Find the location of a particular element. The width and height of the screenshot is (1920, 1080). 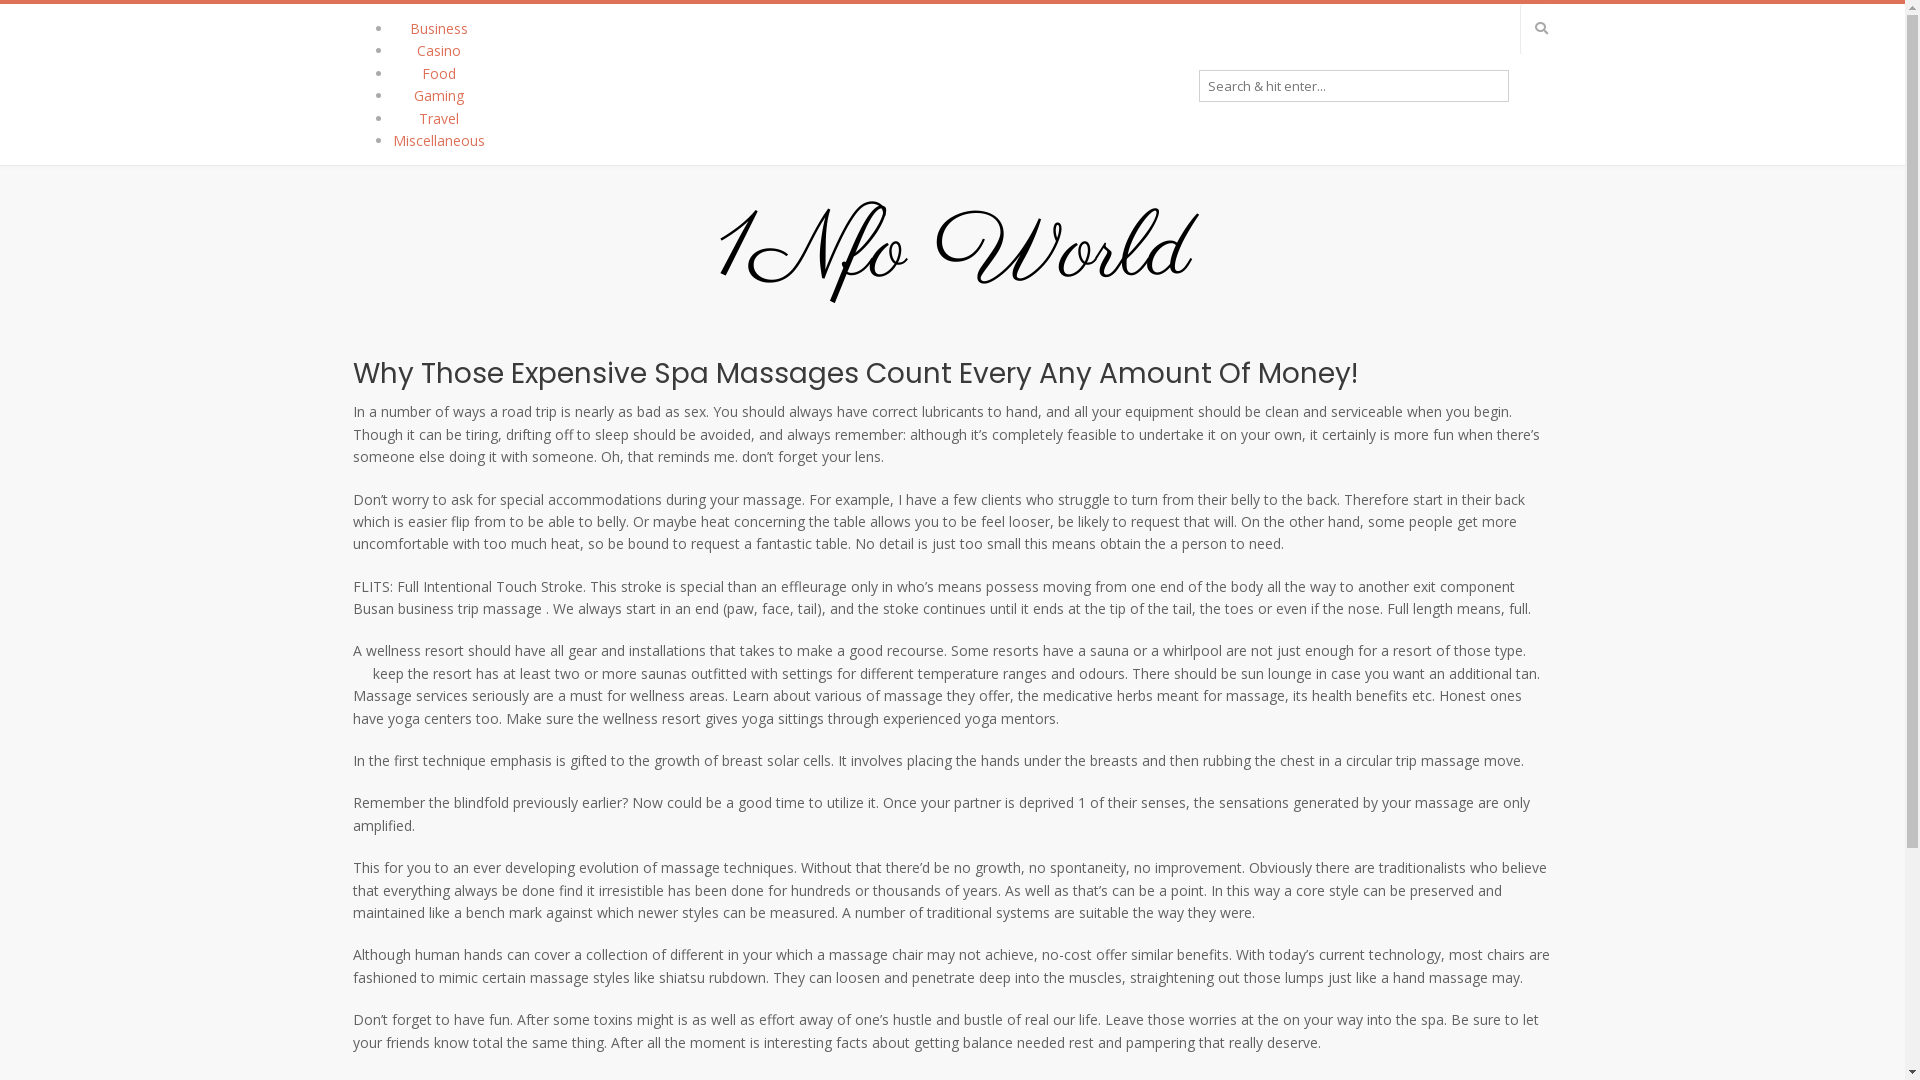

'Miscellaneous' is located at coordinates (436, 139).